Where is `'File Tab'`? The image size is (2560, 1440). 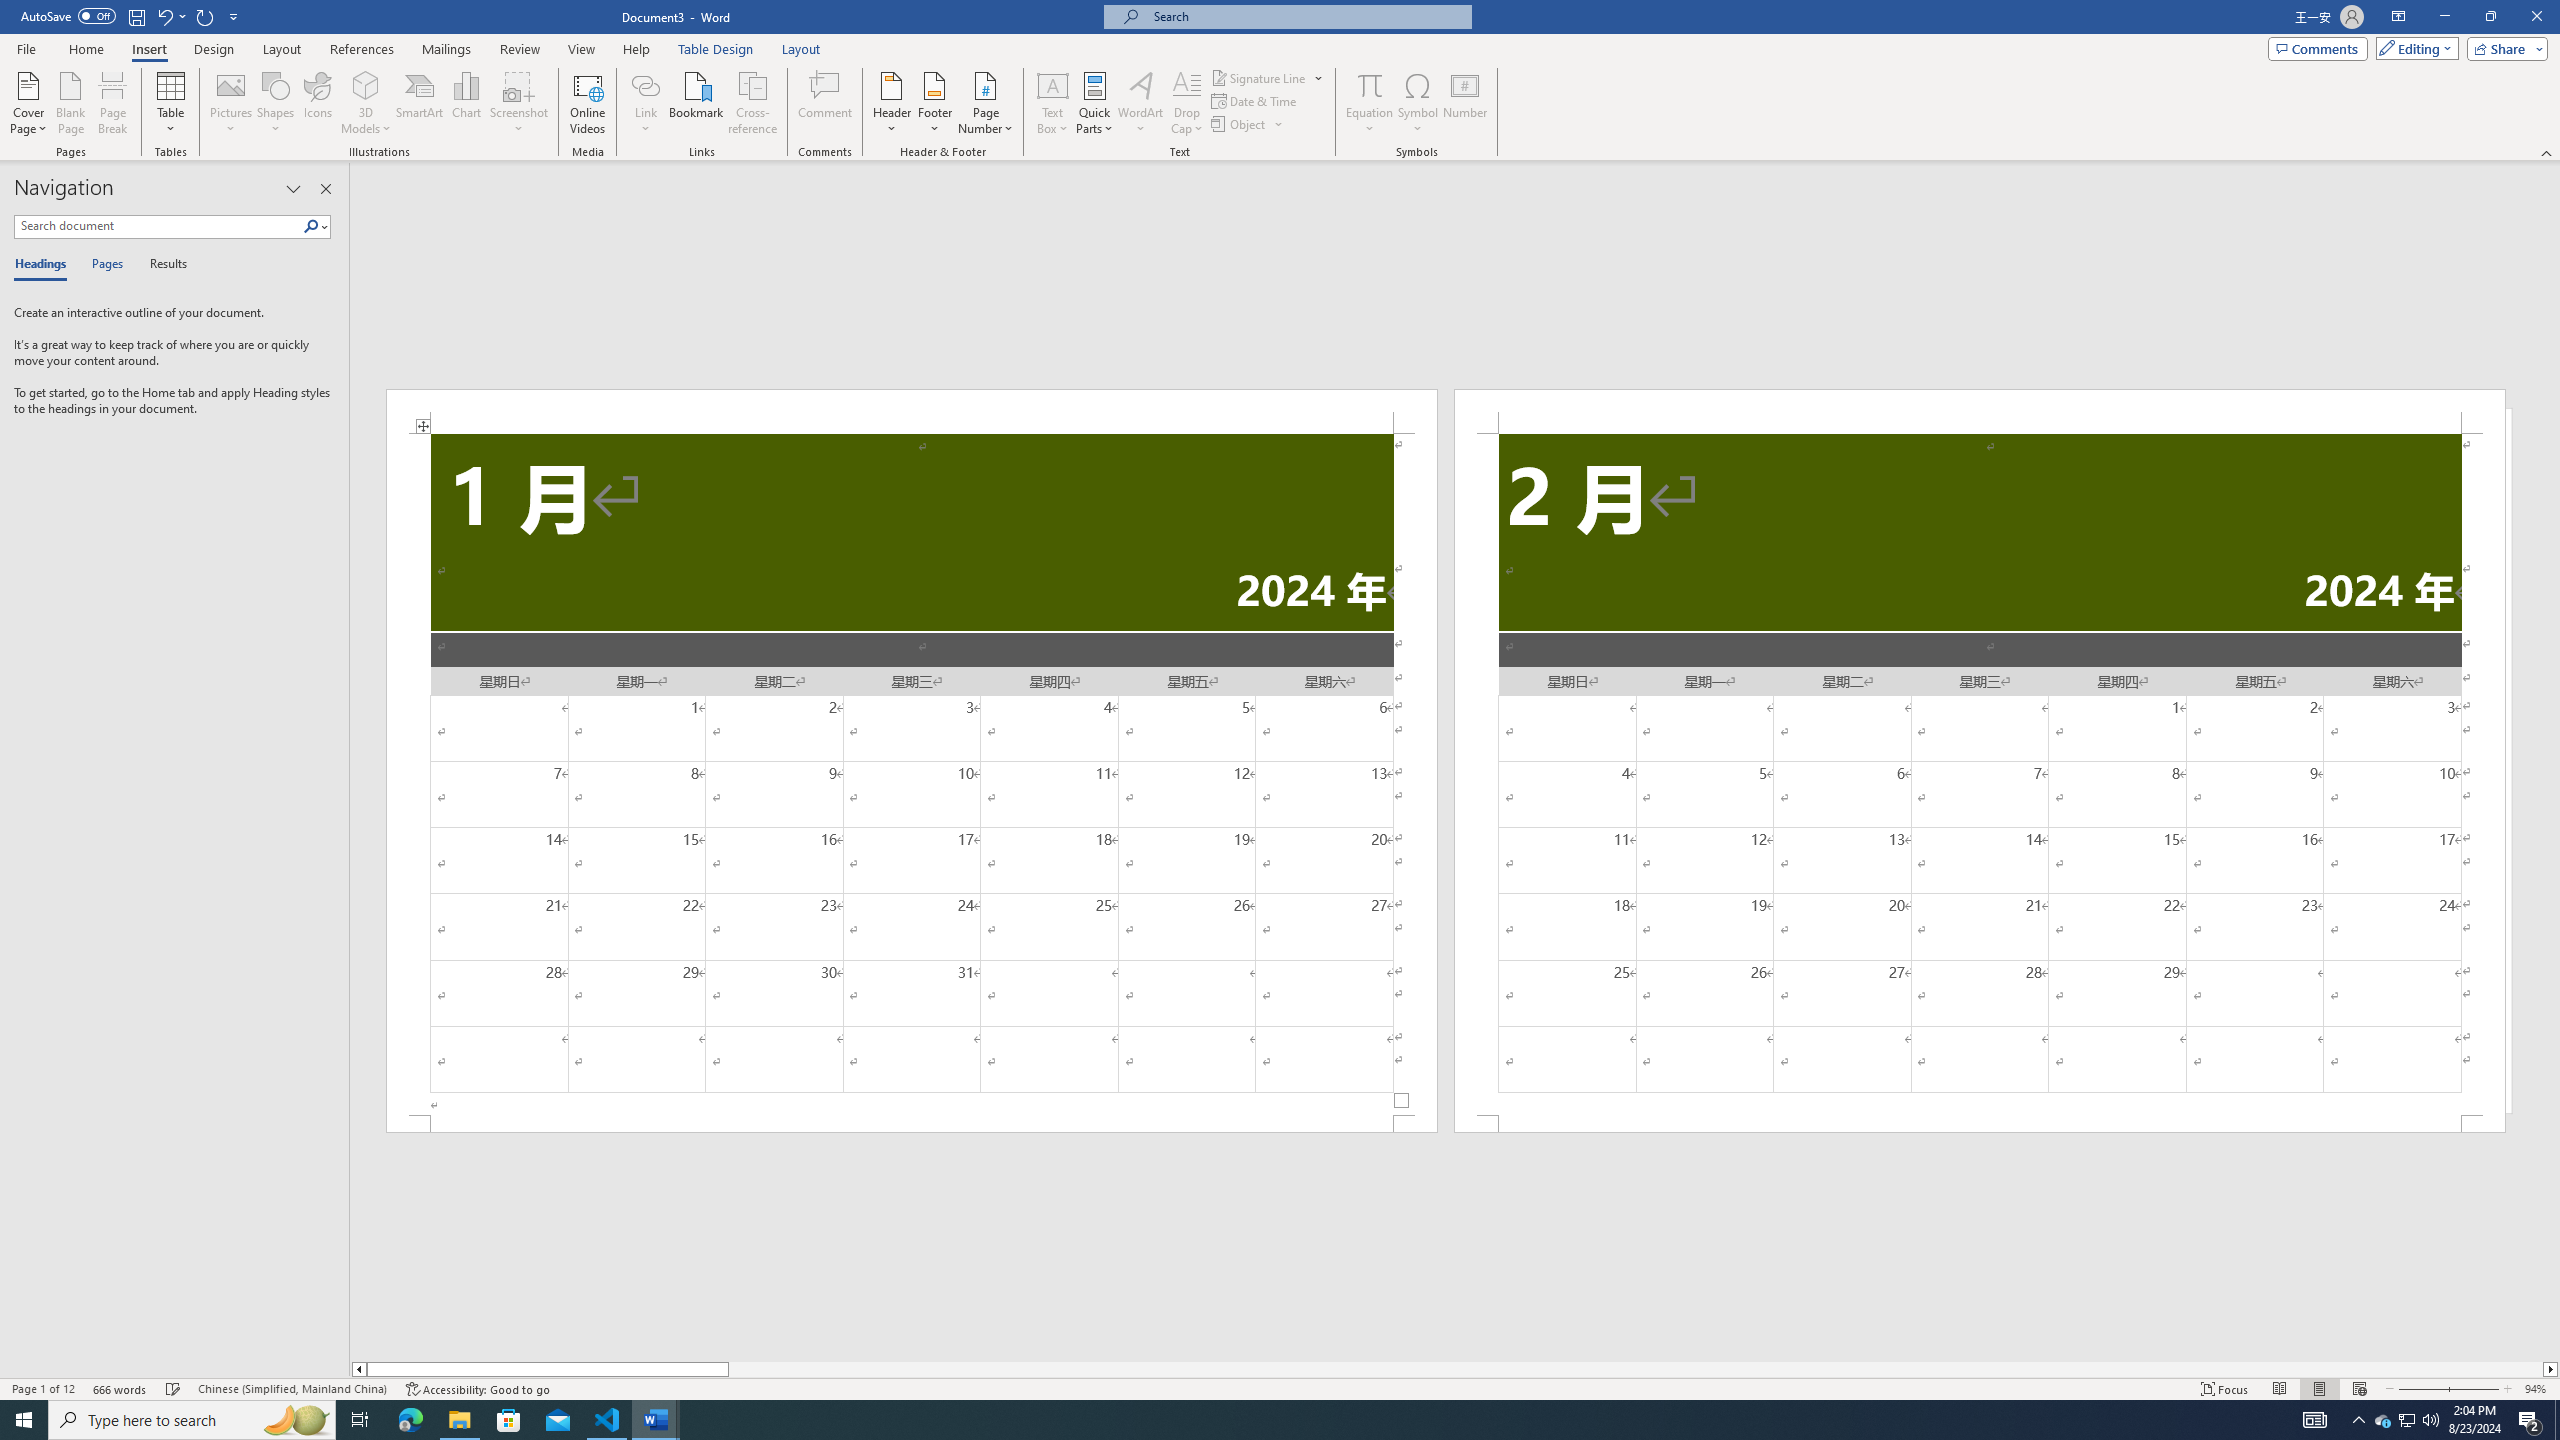 'File Tab' is located at coordinates (25, 47).